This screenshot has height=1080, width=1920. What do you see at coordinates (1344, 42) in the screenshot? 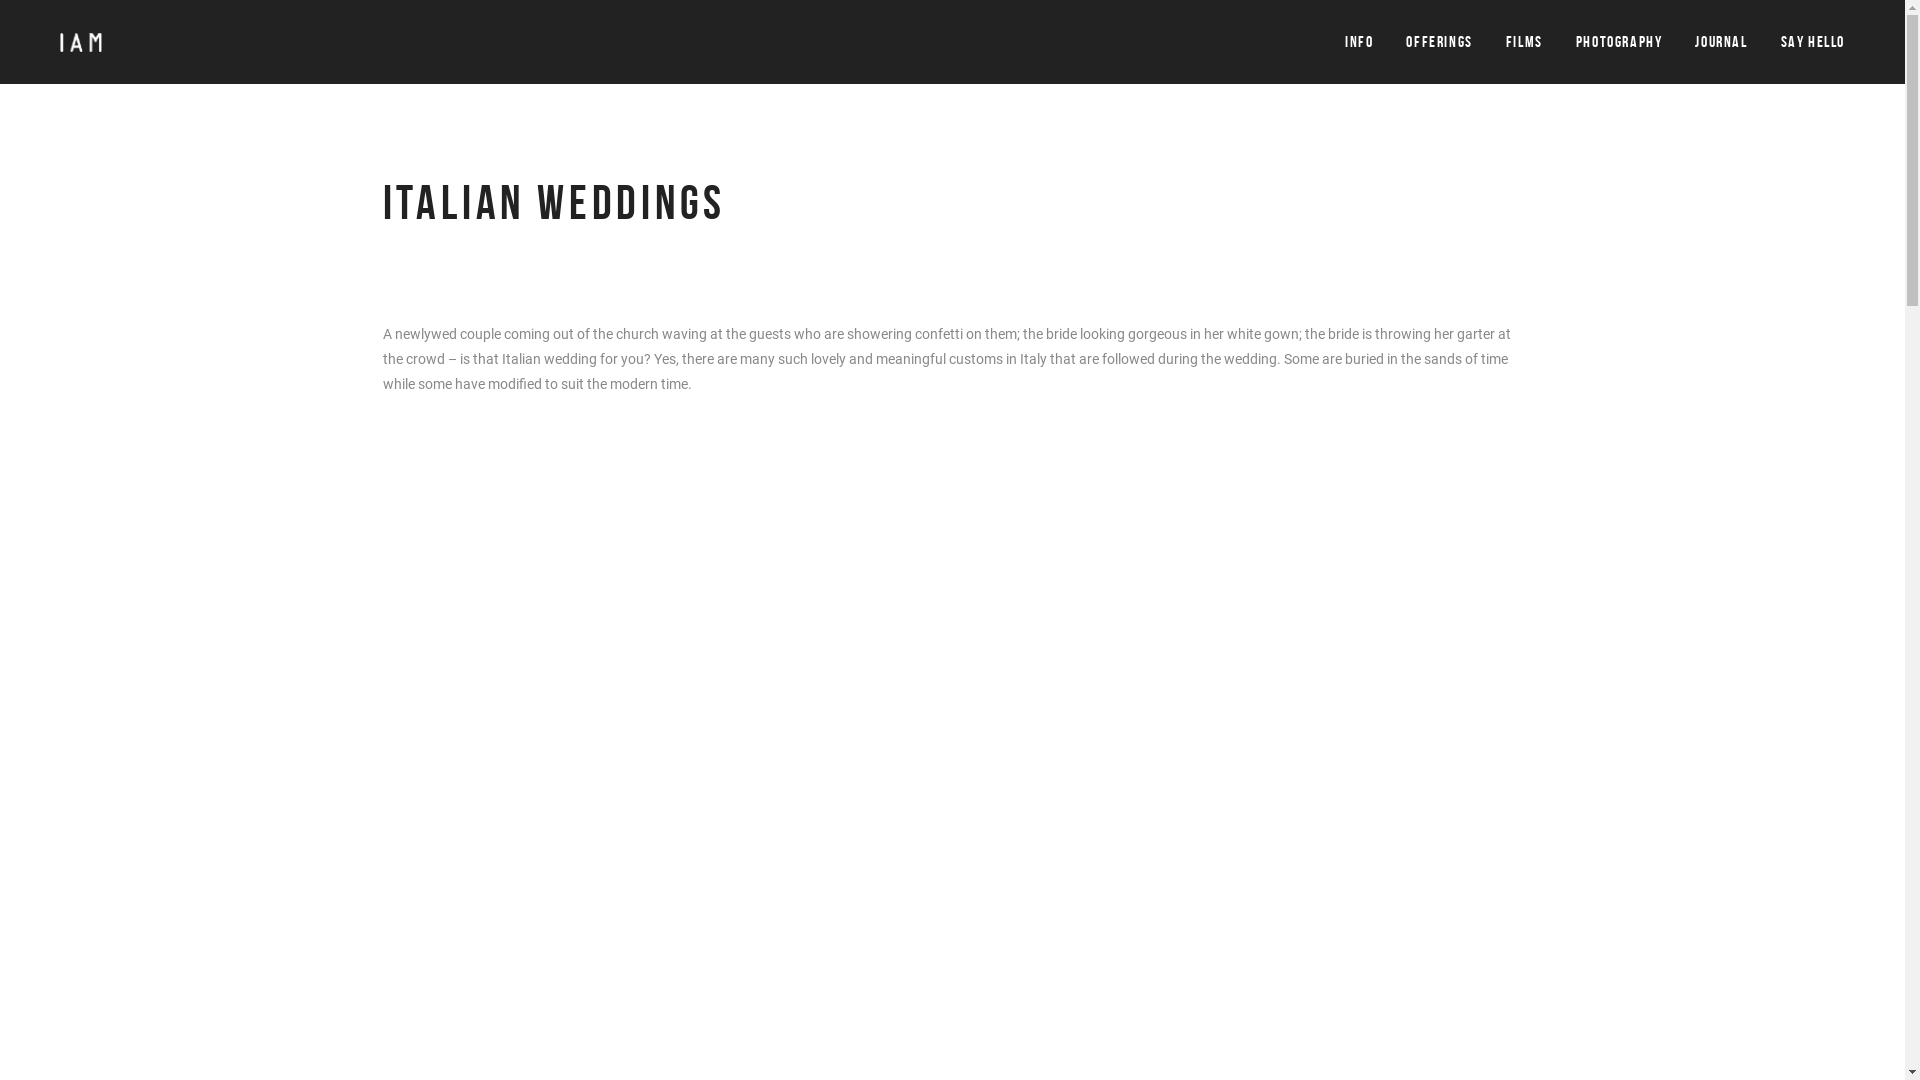
I see `'INFO'` at bounding box center [1344, 42].